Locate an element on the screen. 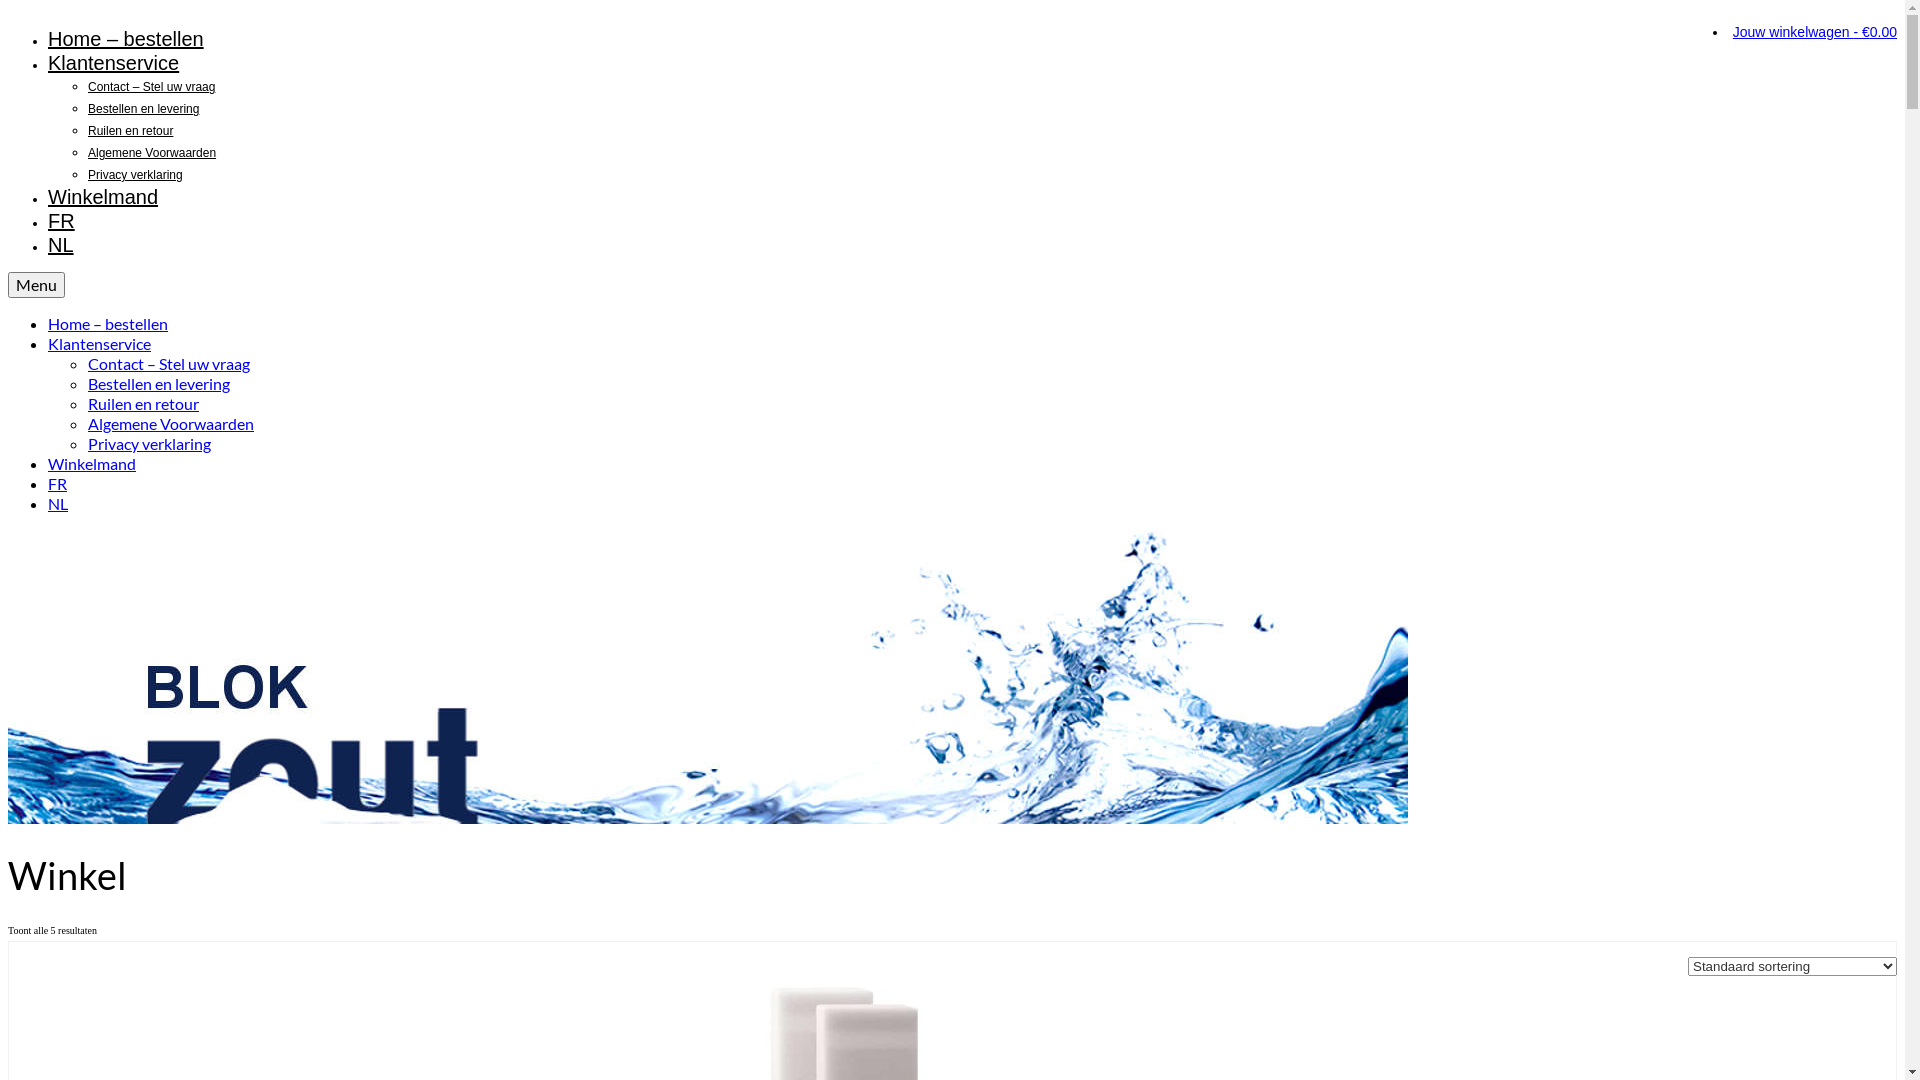  'Algemene Voorwaarden' is located at coordinates (171, 422).